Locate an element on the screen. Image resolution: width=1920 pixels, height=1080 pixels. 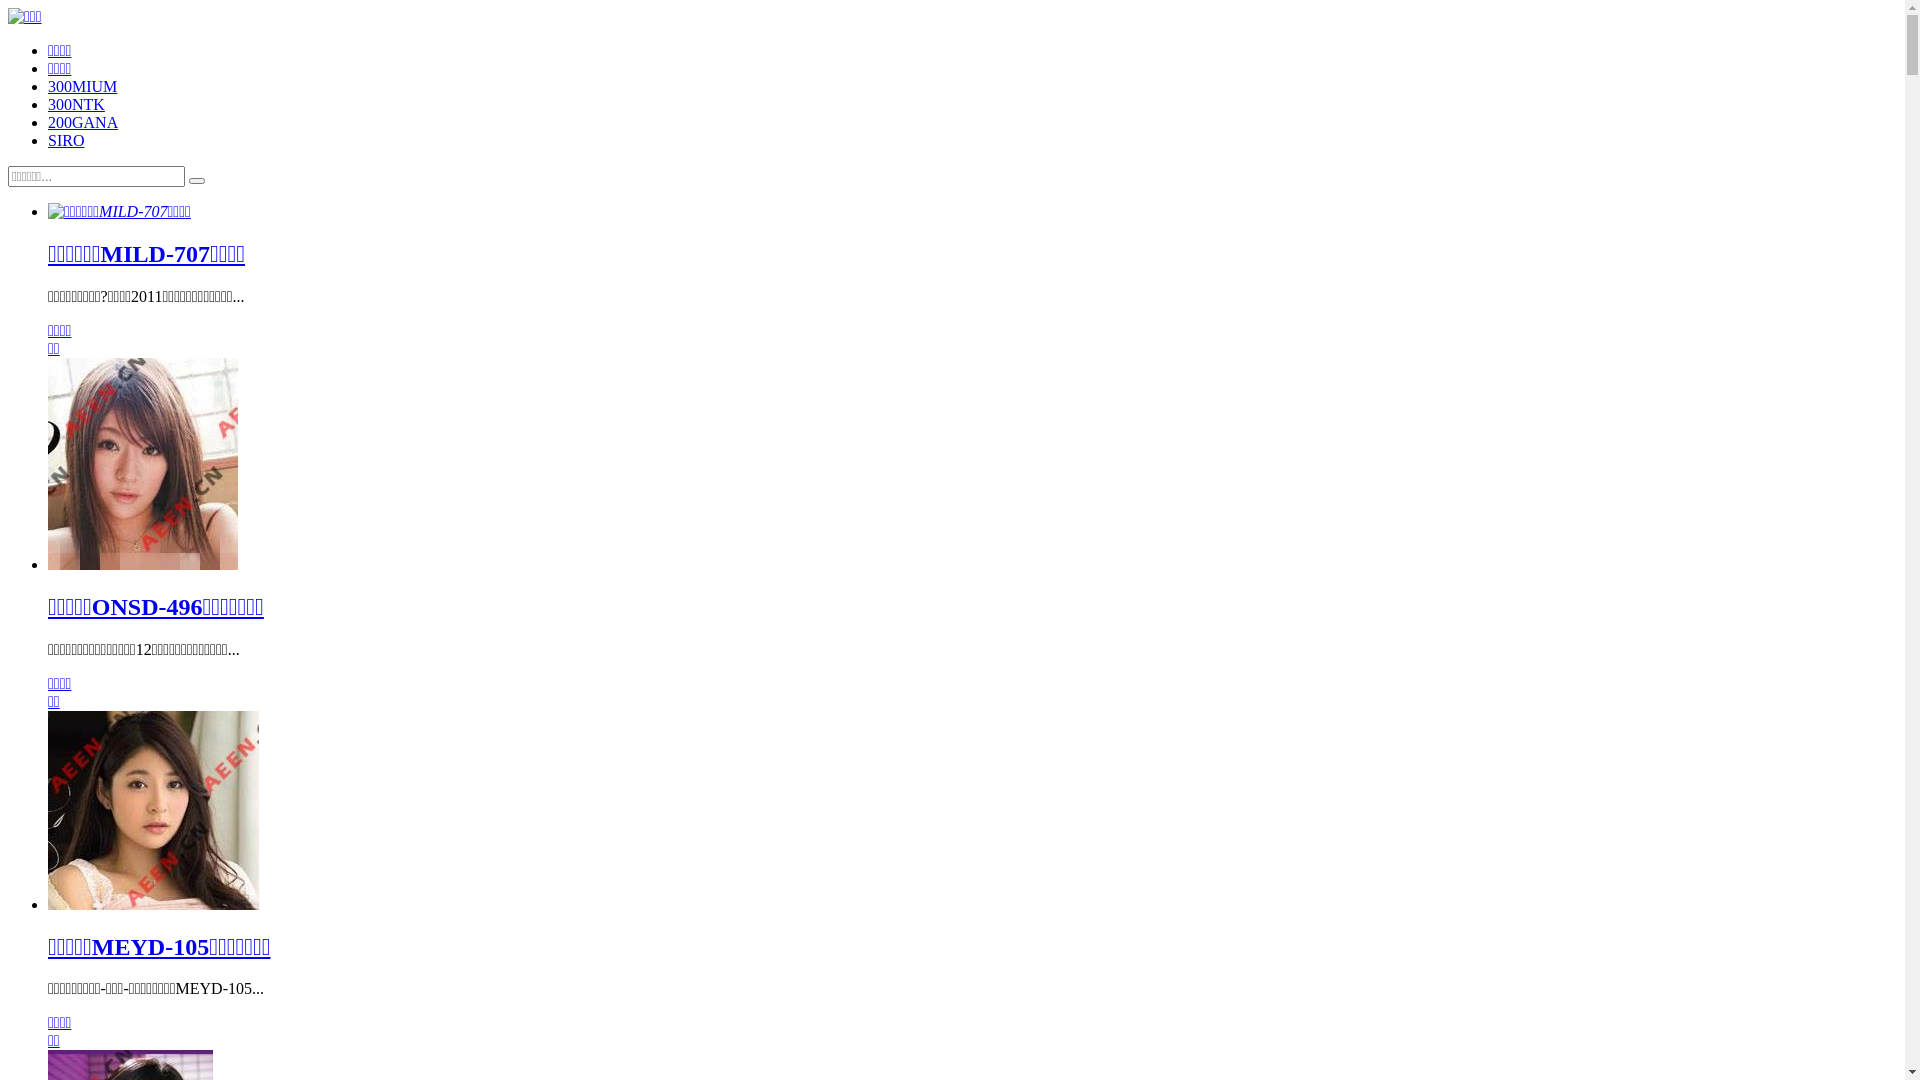
'300NTK' is located at coordinates (76, 104).